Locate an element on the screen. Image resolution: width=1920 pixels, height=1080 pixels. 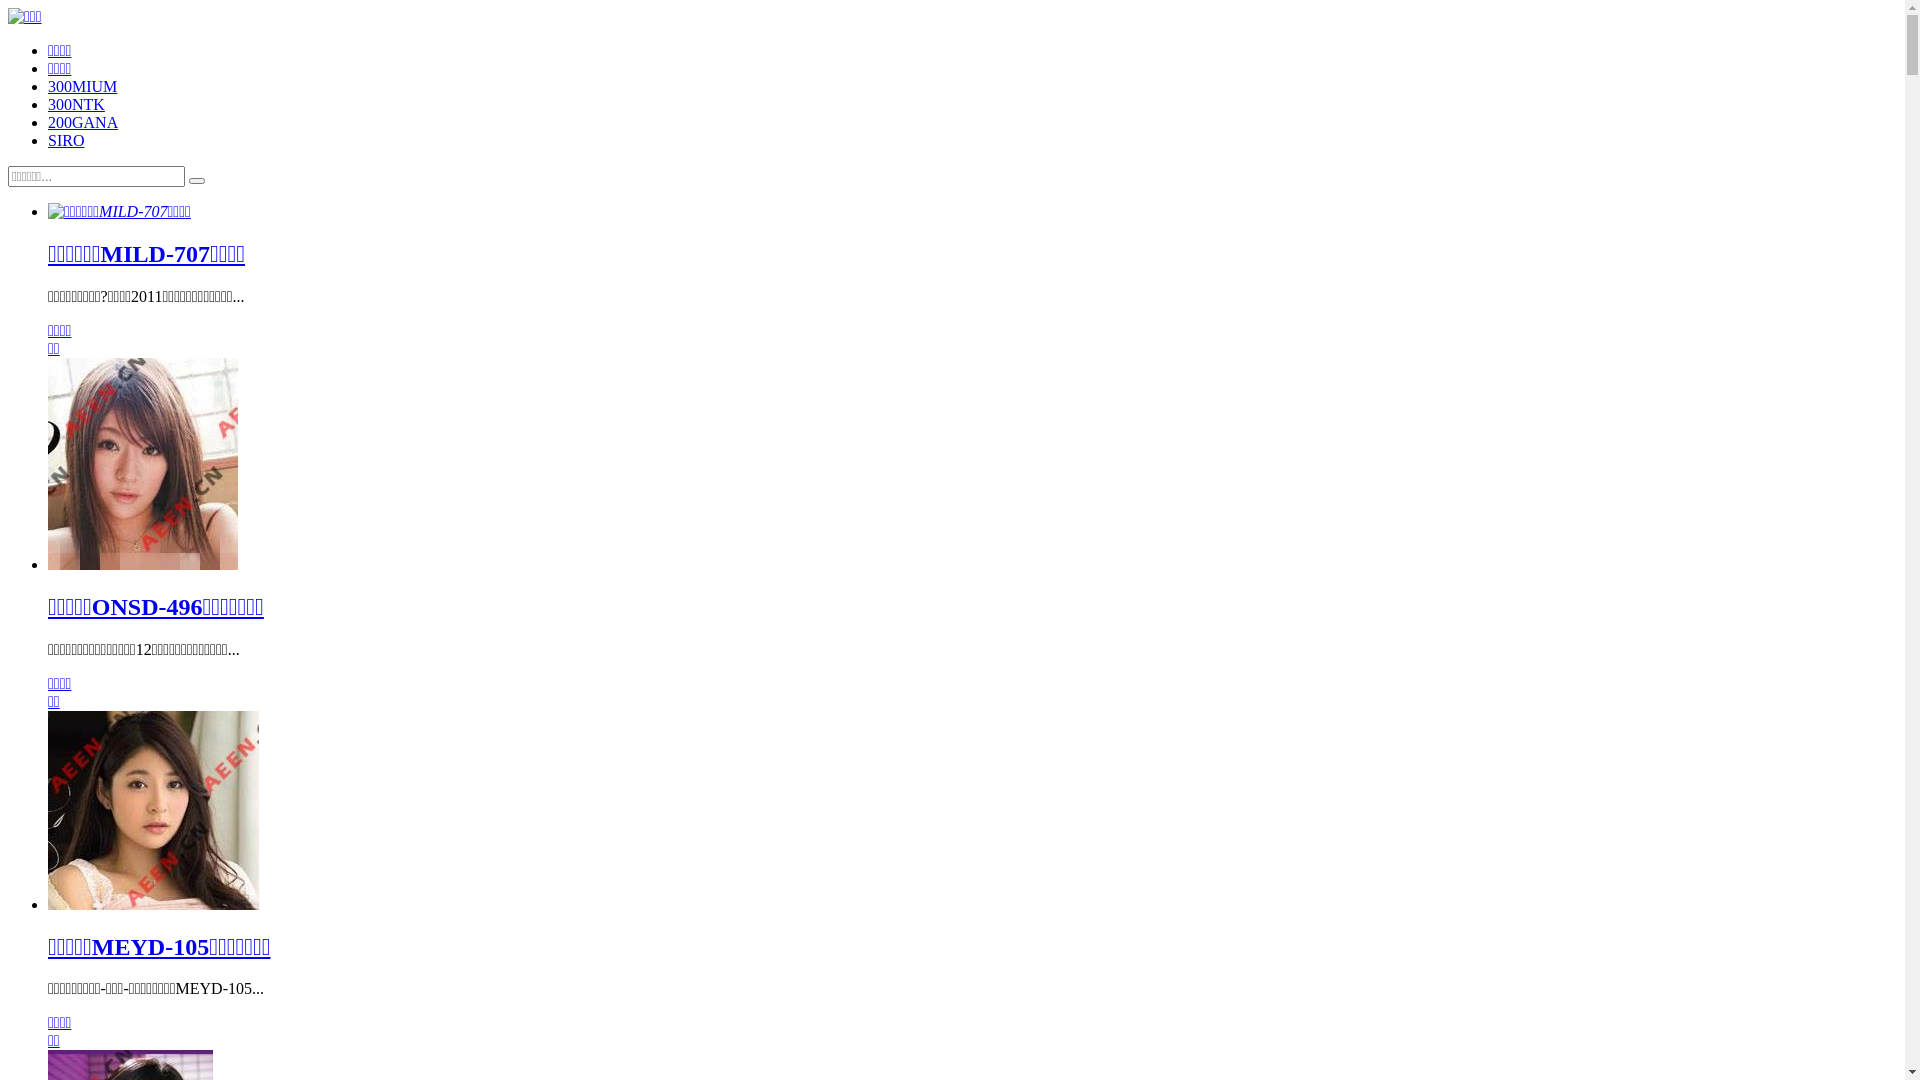
'300NTK' is located at coordinates (76, 104).